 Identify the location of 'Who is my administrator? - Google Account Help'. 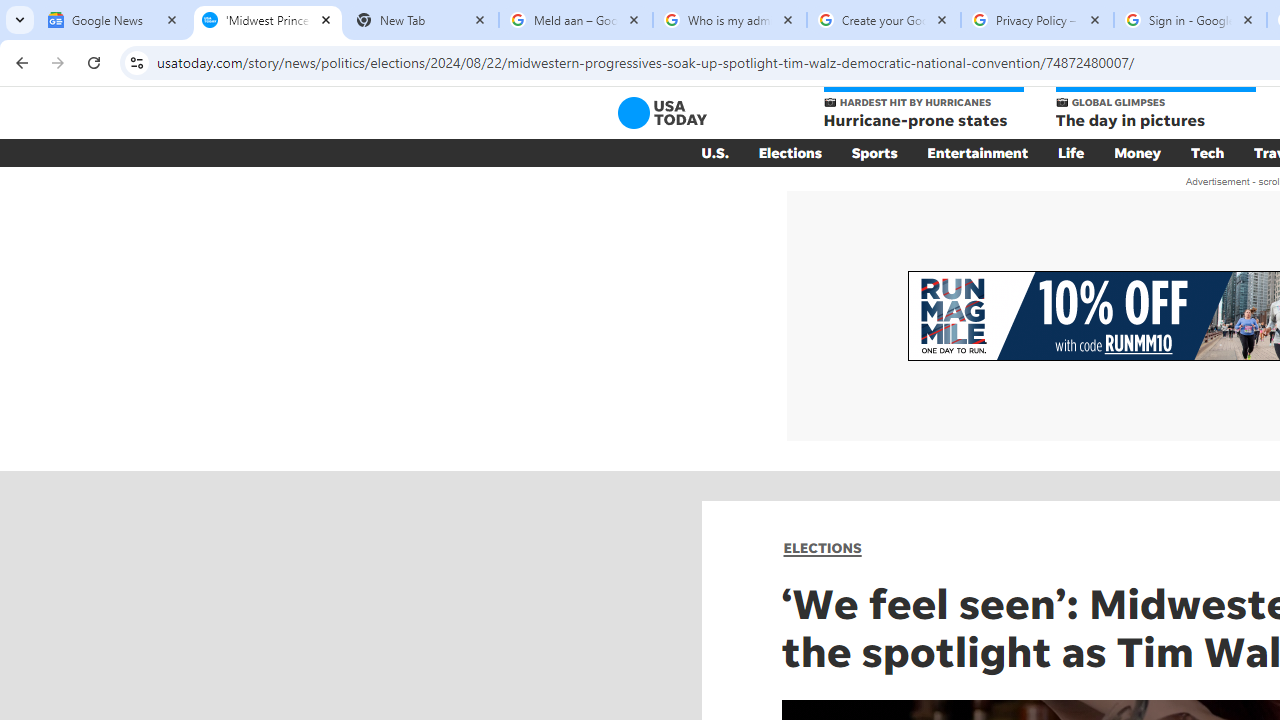
(729, 20).